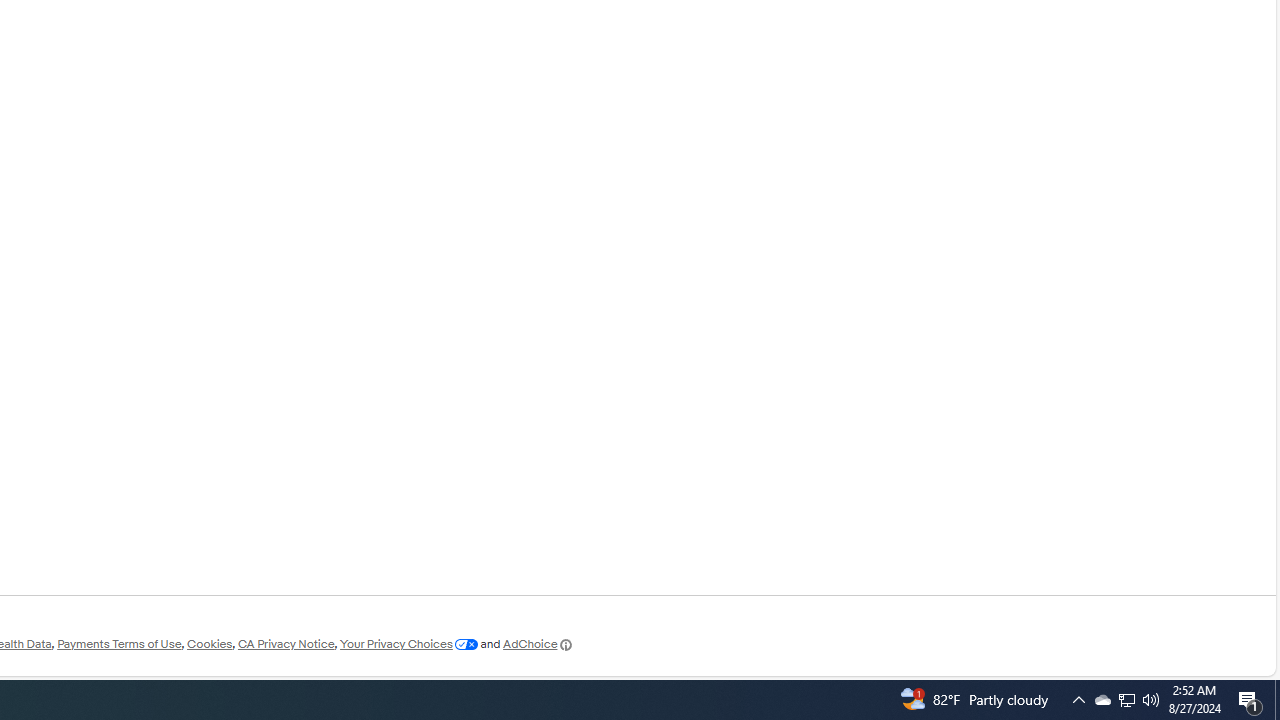  Describe the element at coordinates (118, 644) in the screenshot. I see `'Payments Terms of Use'` at that location.